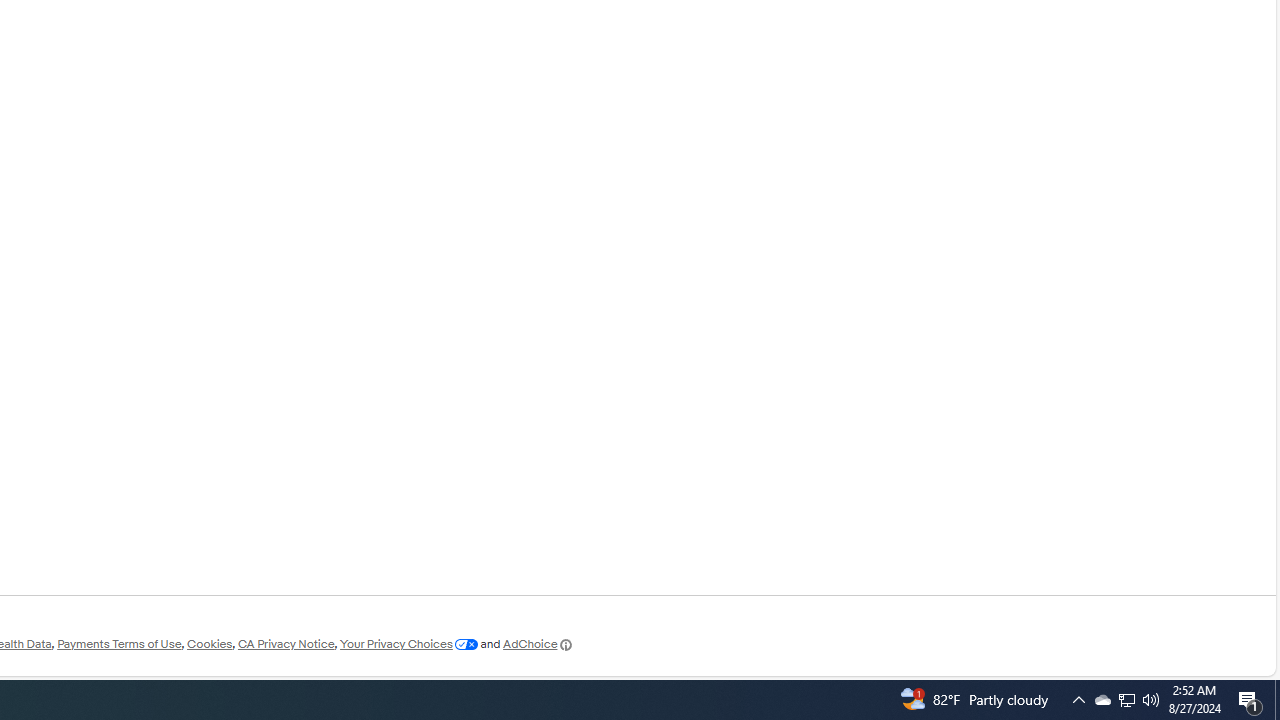  Describe the element at coordinates (118, 644) in the screenshot. I see `'Payments Terms of Use'` at that location.